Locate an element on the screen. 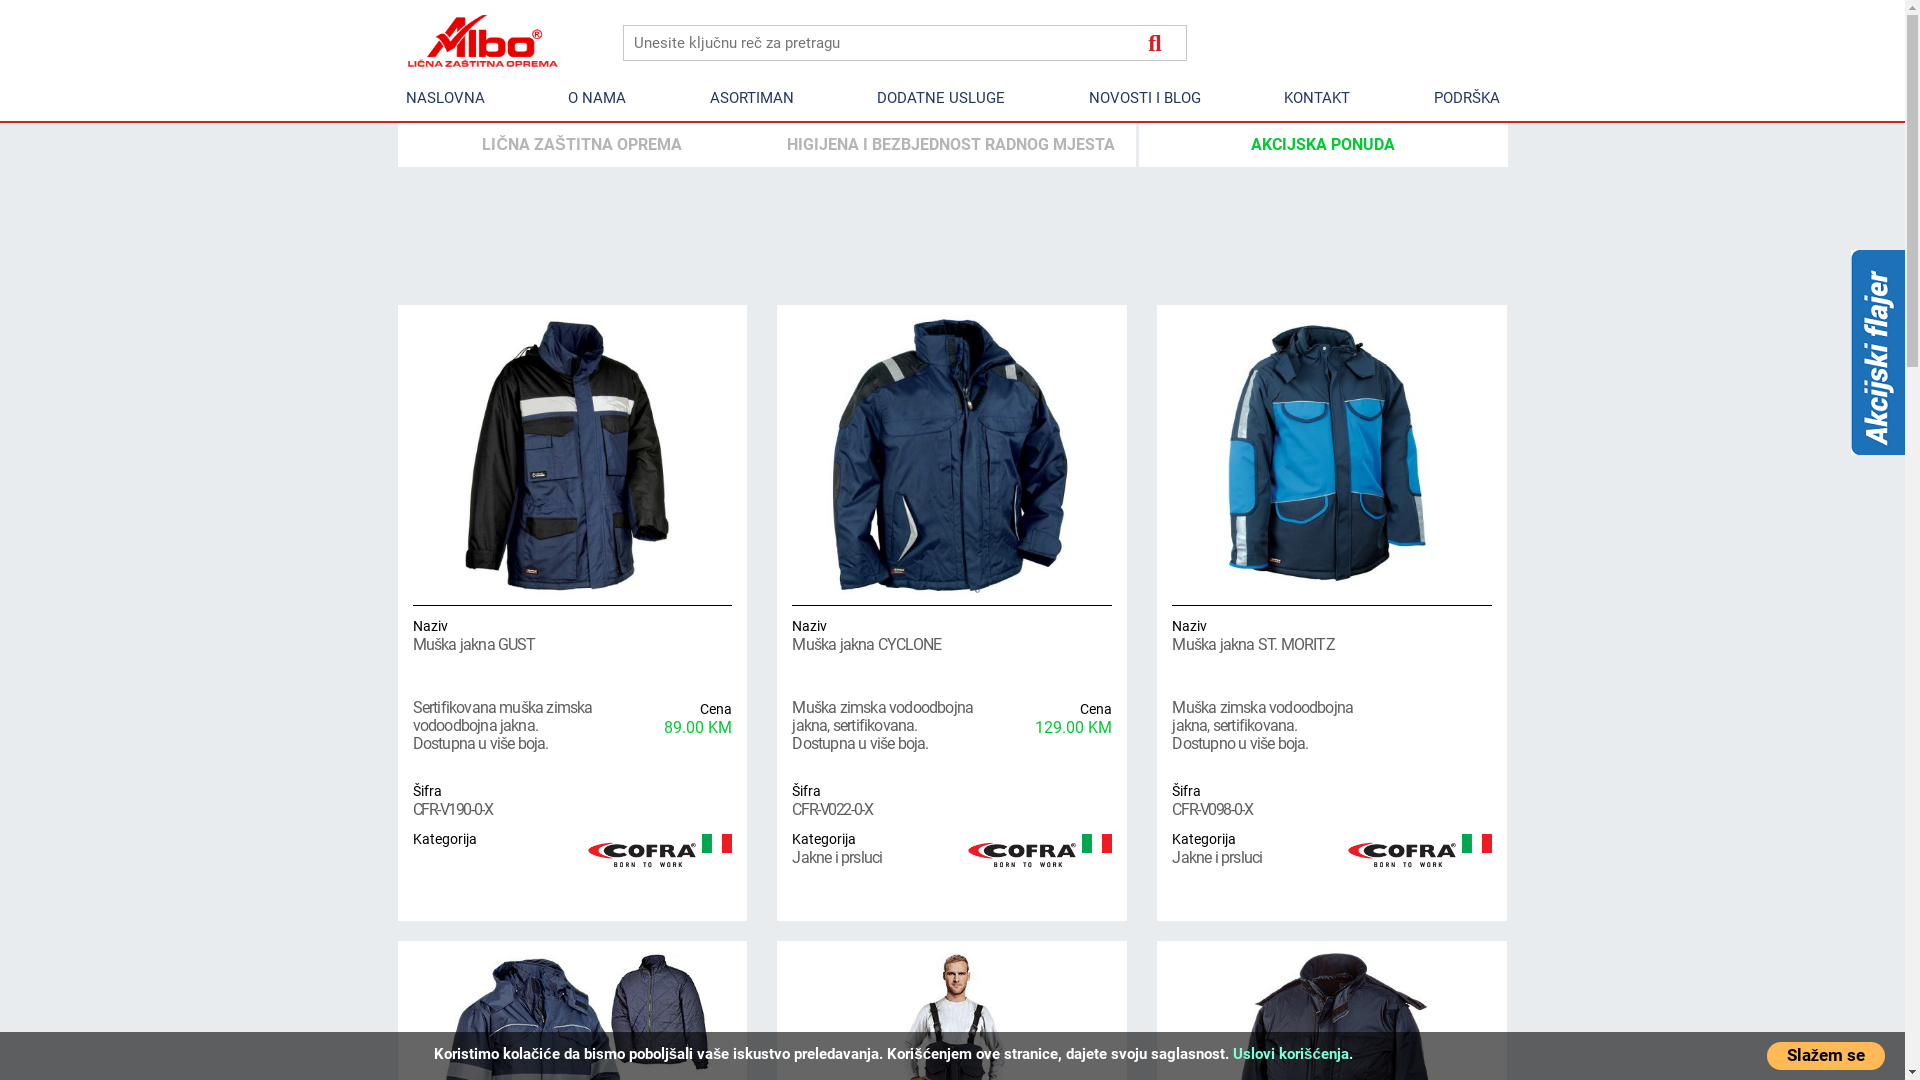  'ASORTIMAN' is located at coordinates (701, 98).